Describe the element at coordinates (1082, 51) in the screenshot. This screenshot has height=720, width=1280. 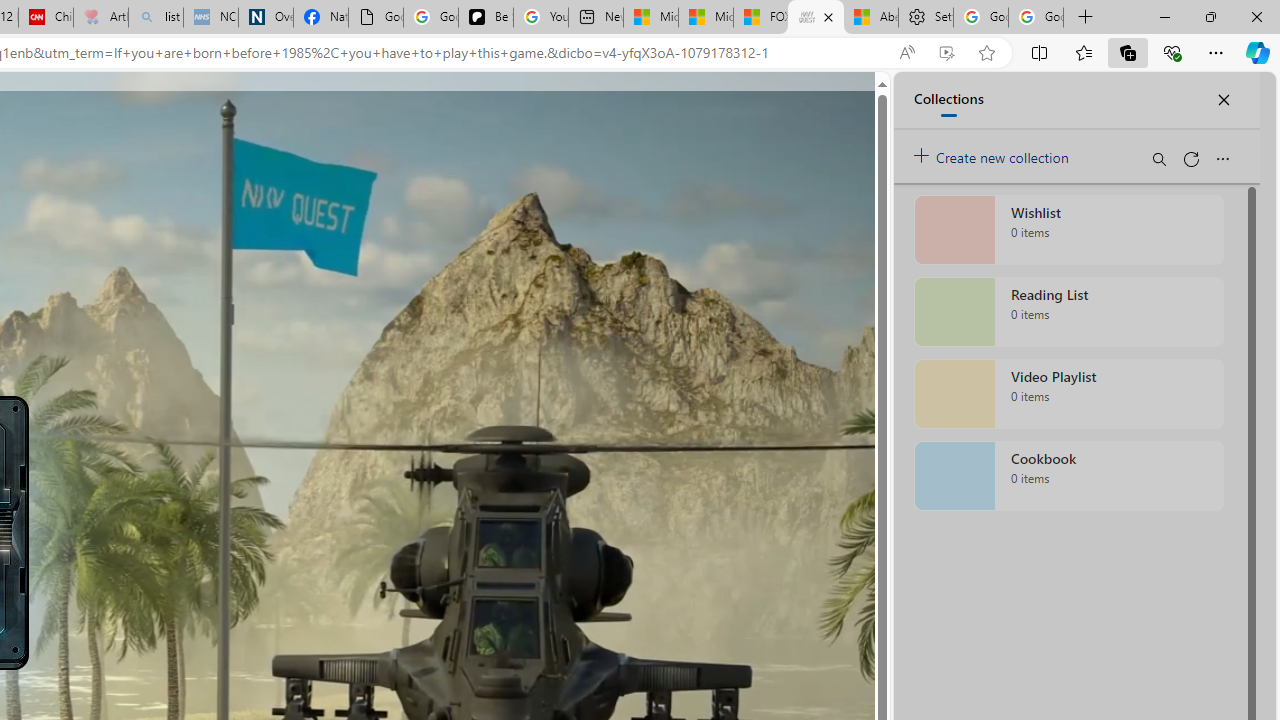
I see `'Favorites'` at that location.